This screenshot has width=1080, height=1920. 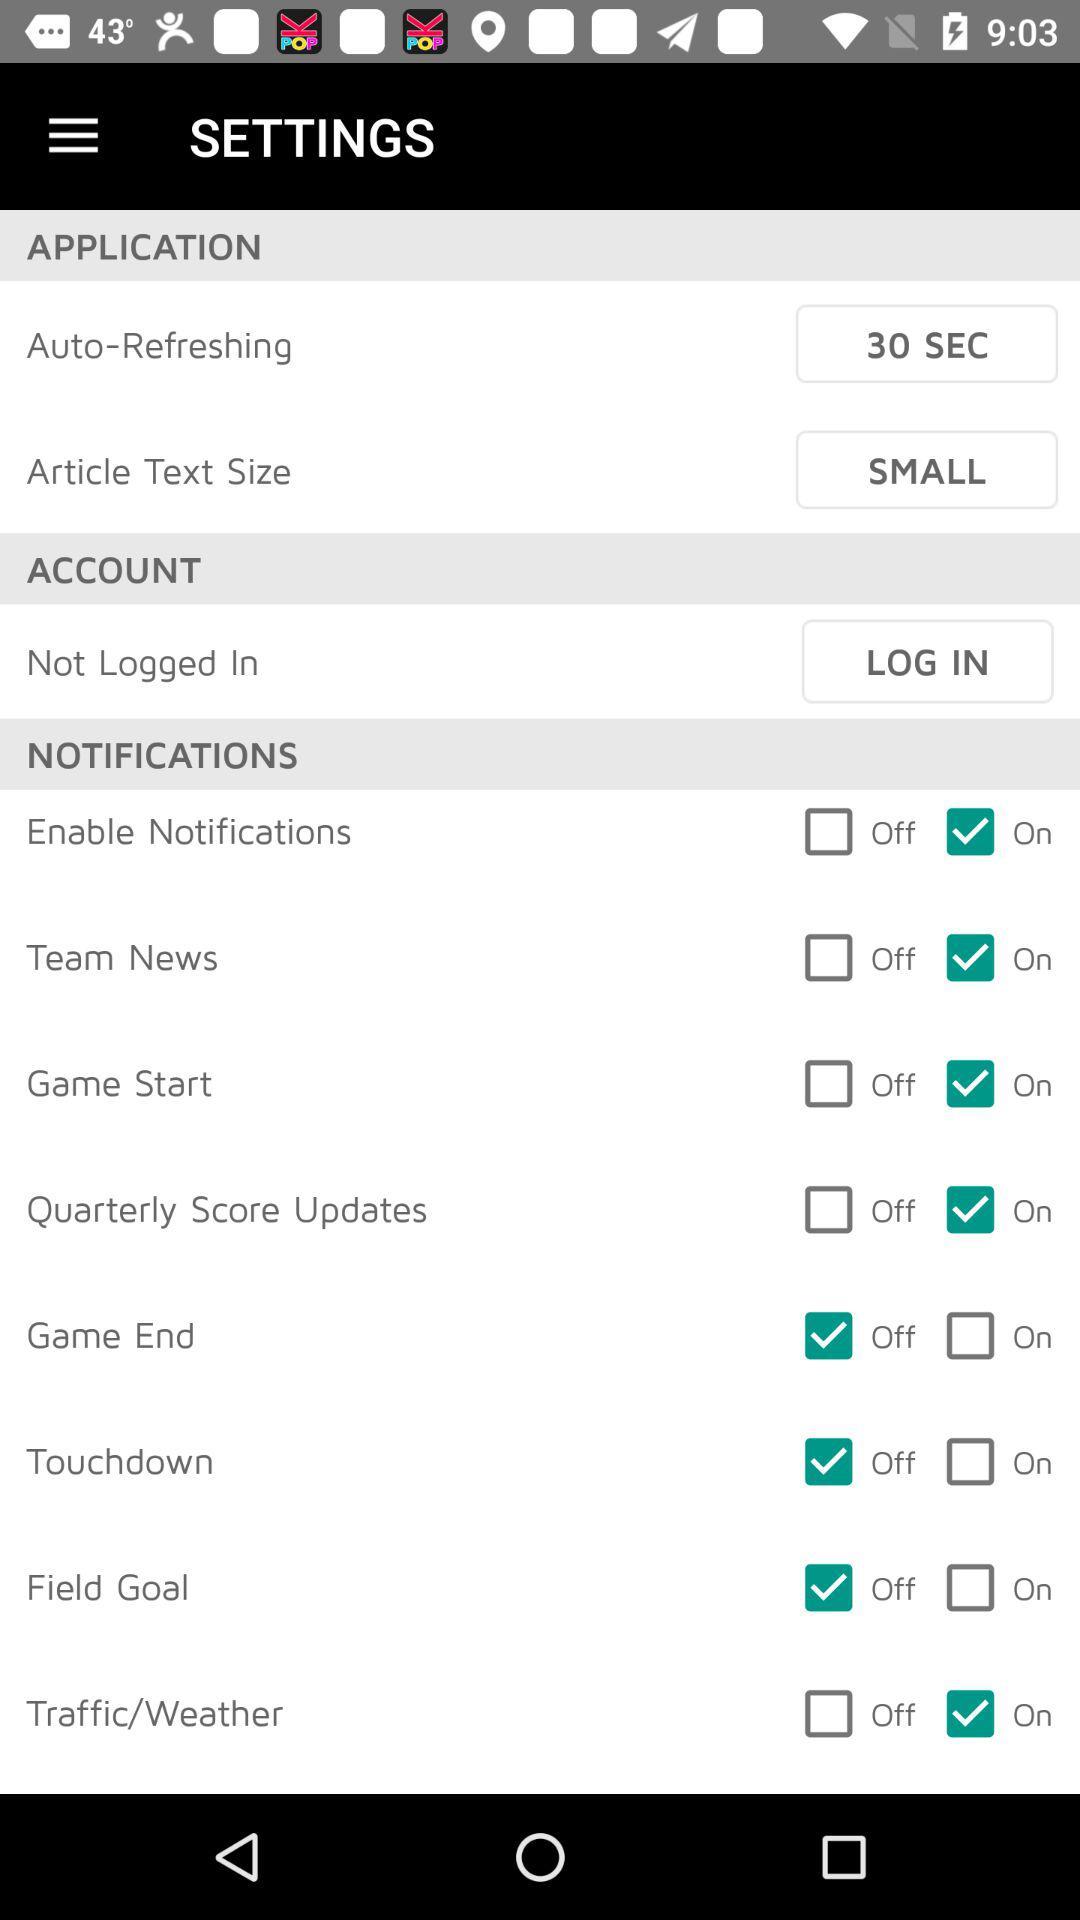 I want to click on icon next to not logged in icon, so click(x=927, y=661).